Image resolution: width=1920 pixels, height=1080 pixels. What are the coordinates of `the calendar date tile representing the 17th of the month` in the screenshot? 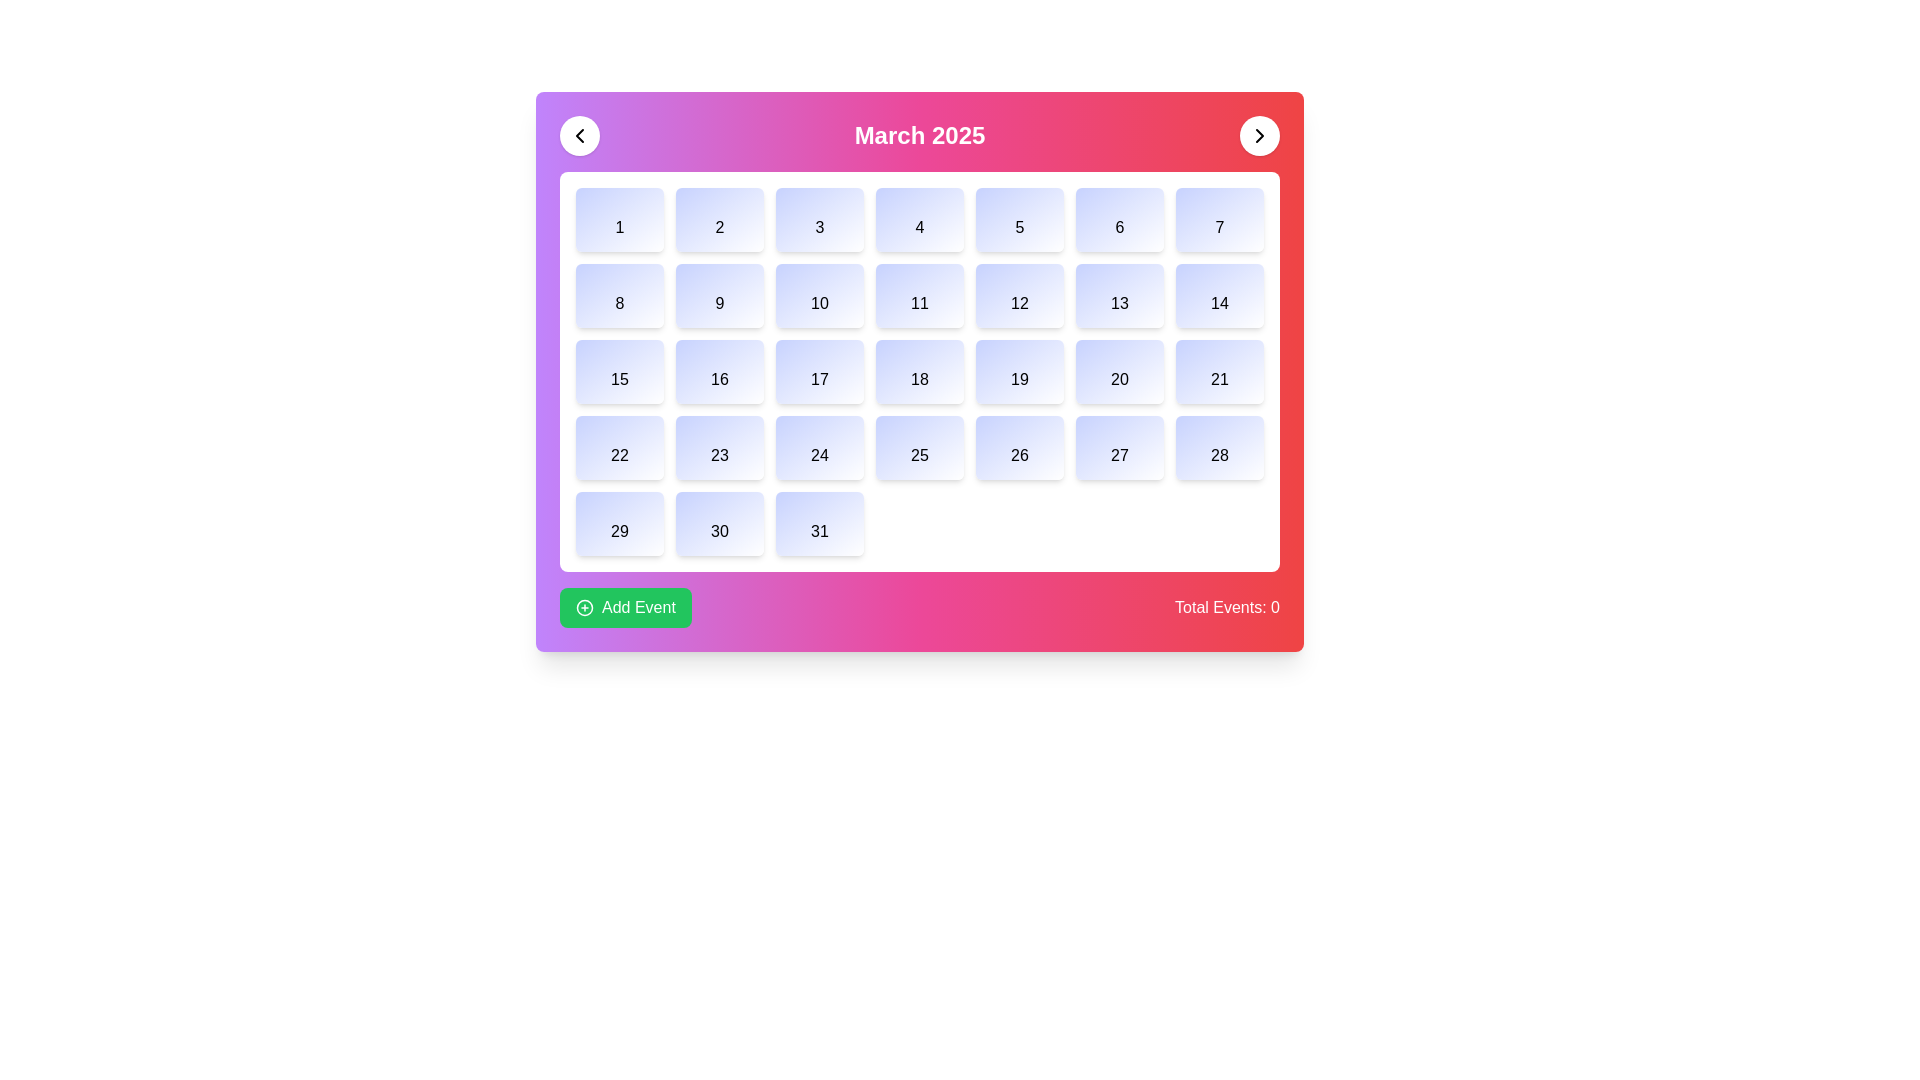 It's located at (820, 371).